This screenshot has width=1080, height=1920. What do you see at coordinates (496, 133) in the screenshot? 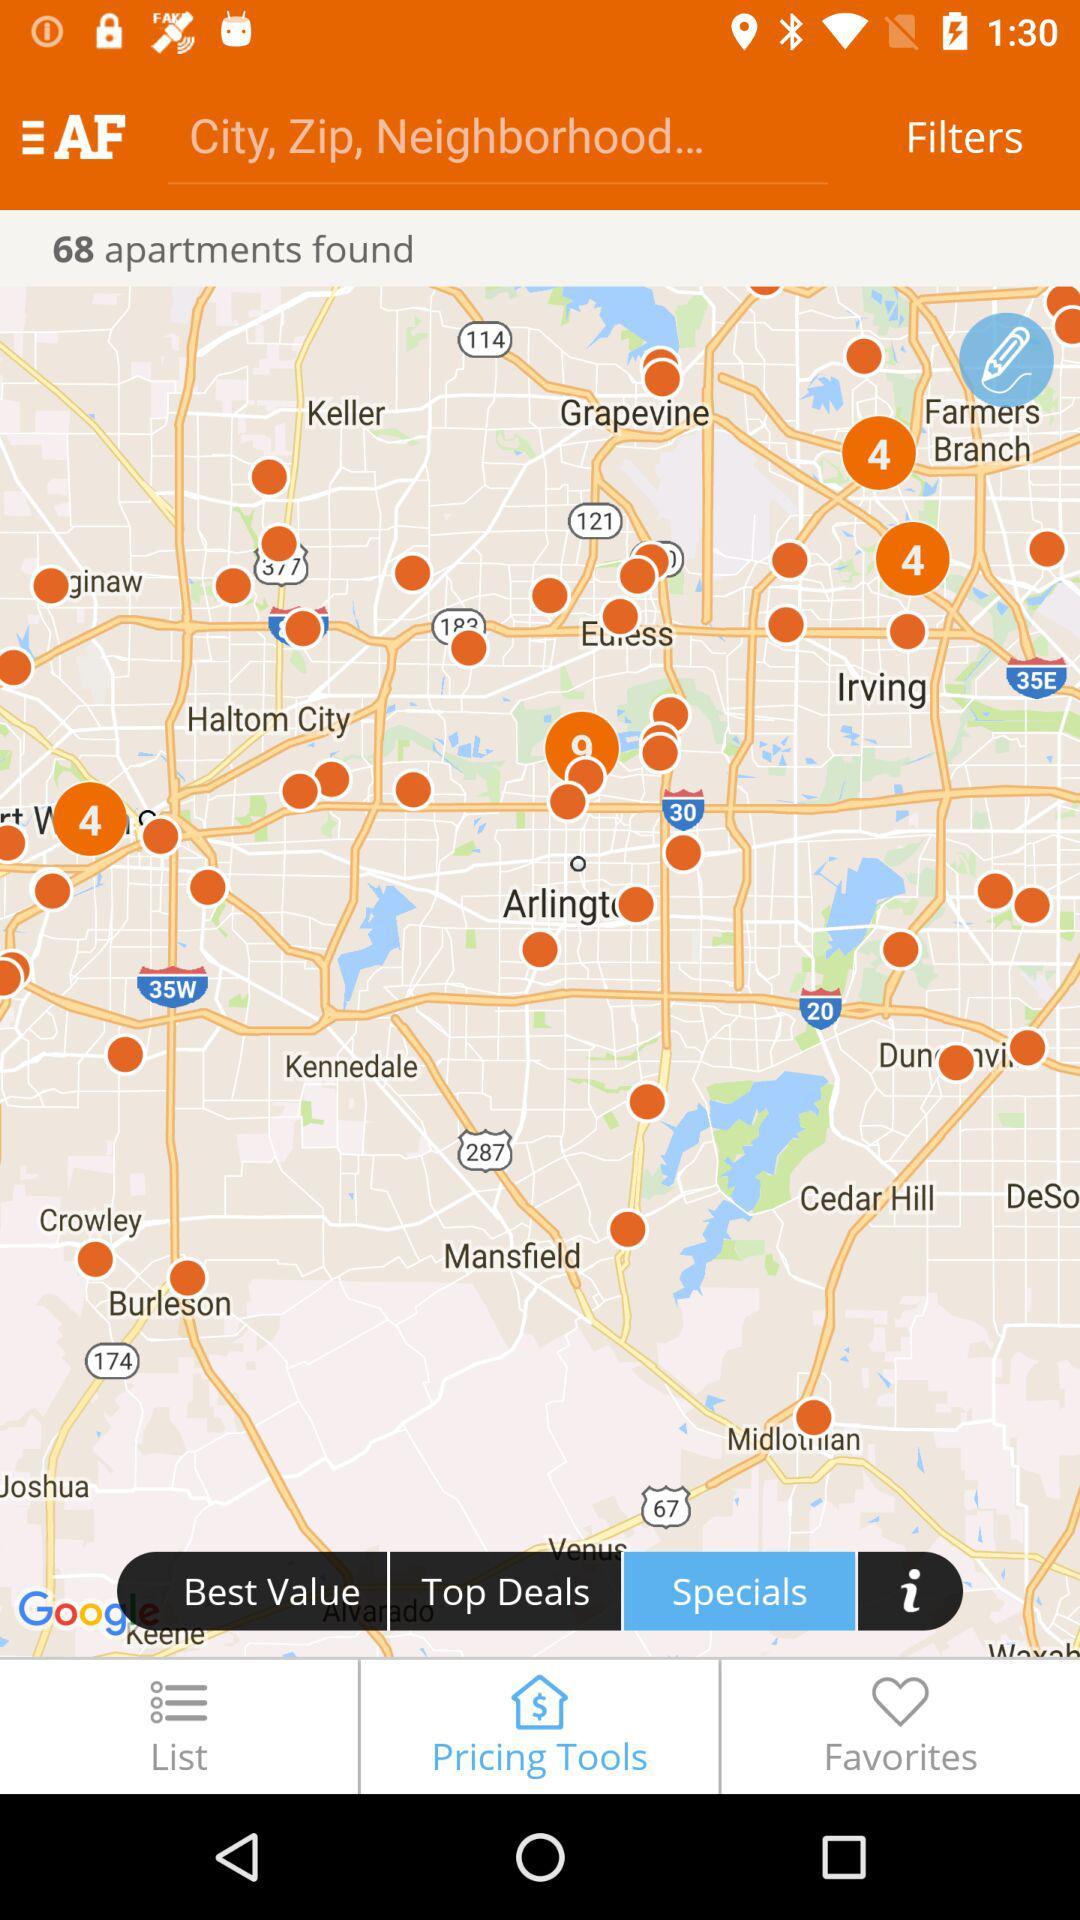
I see `city zip neighborhood` at bounding box center [496, 133].